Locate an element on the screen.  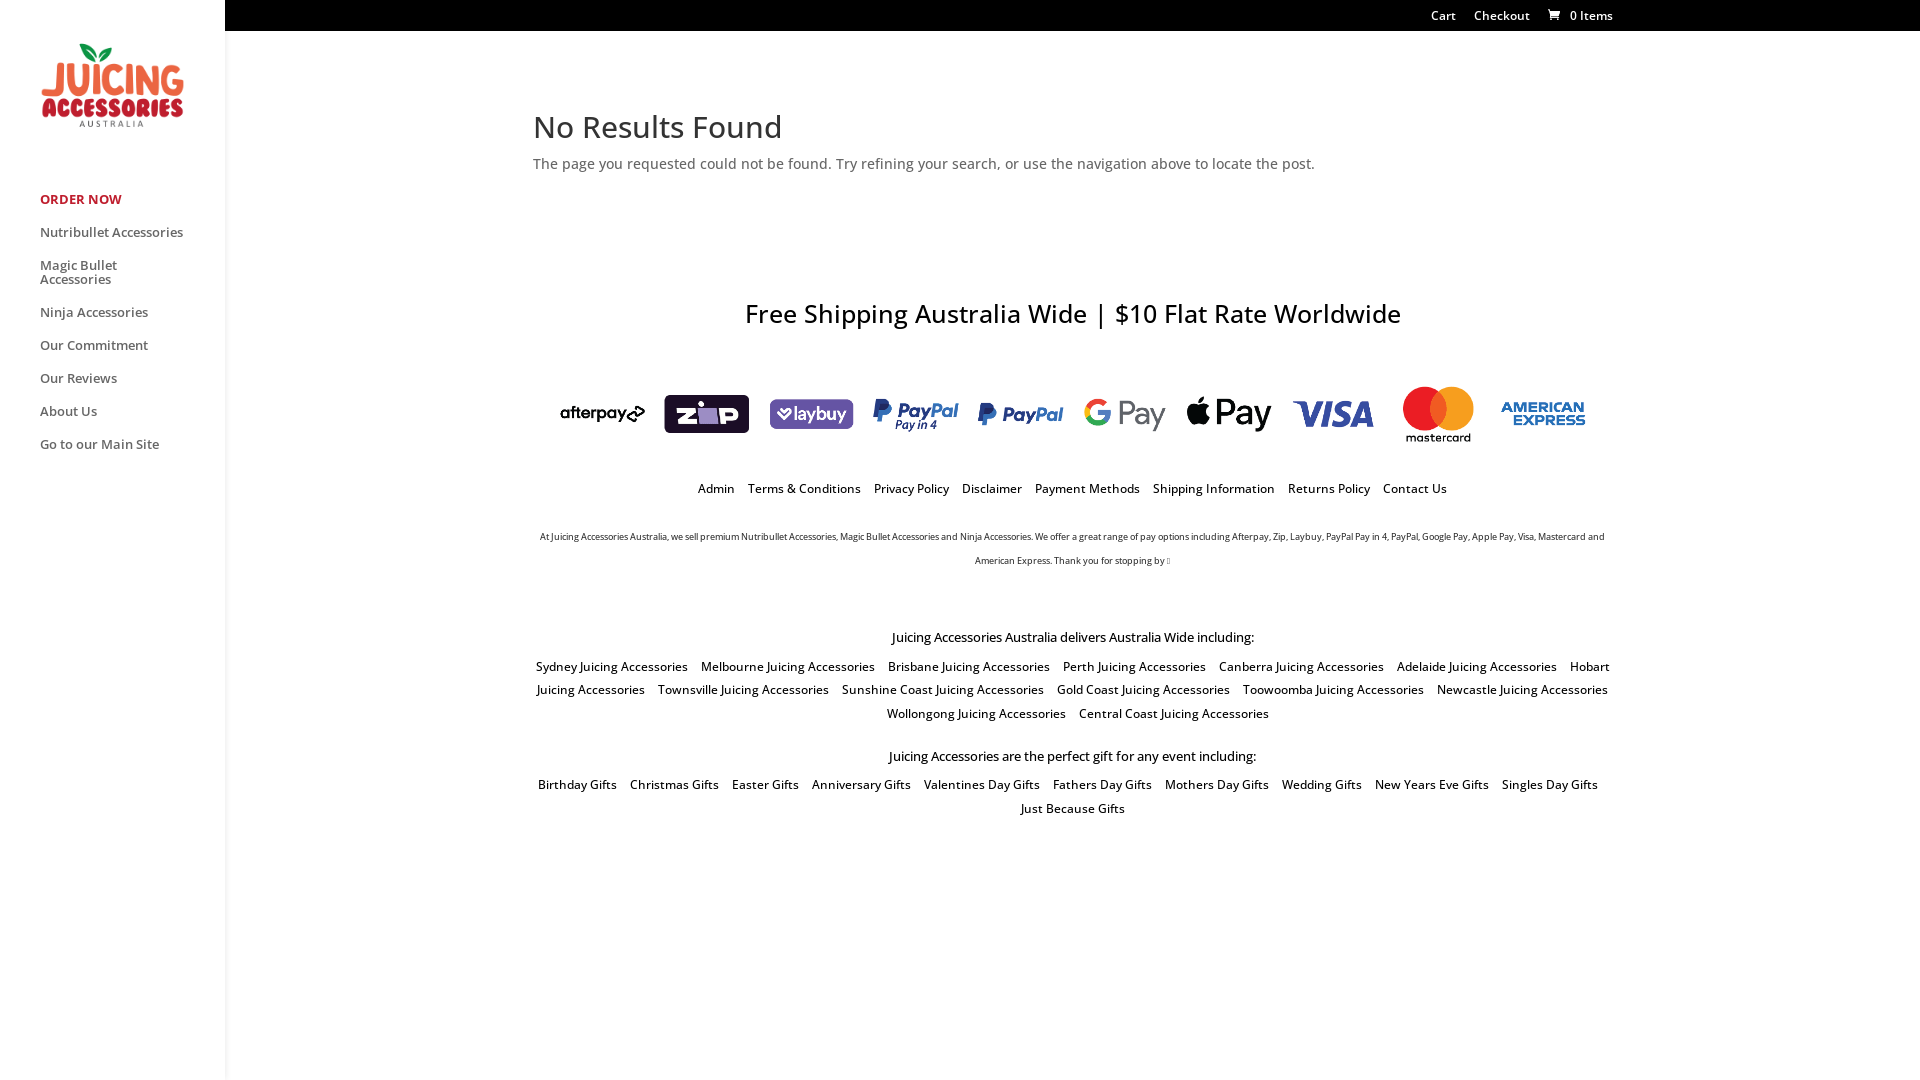
'Nutribullet Accessories' is located at coordinates (131, 240).